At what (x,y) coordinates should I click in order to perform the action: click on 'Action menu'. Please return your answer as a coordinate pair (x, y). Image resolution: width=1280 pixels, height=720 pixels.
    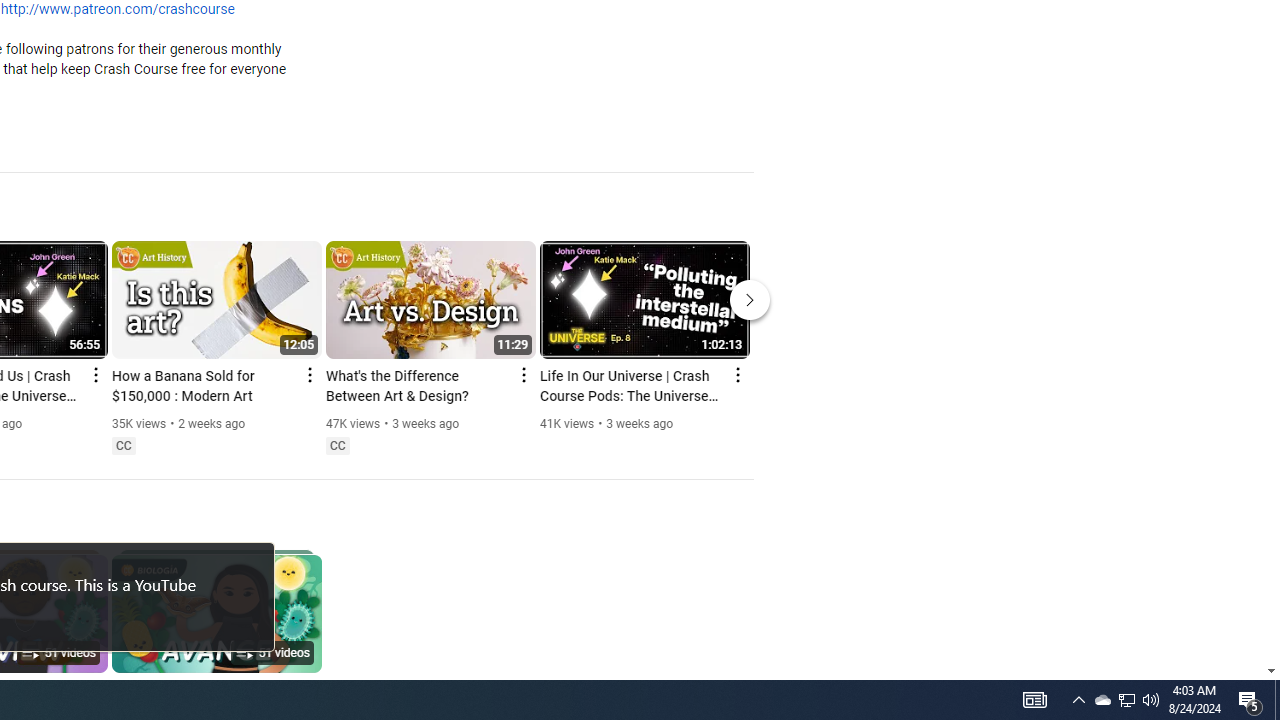
    Looking at the image, I should click on (736, 375).